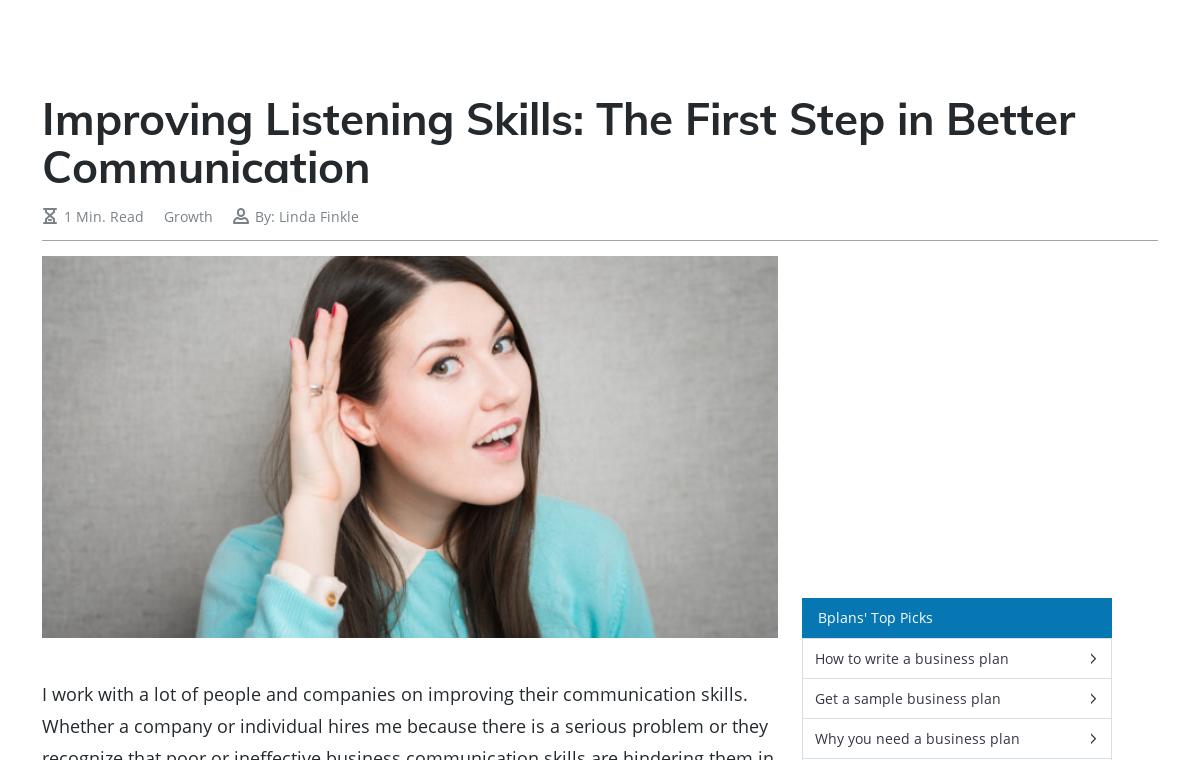 The image size is (1200, 760). Describe the element at coordinates (308, 535) in the screenshot. I see `'Write A Winning Business Pitch In Just 60 Minutes'` at that location.